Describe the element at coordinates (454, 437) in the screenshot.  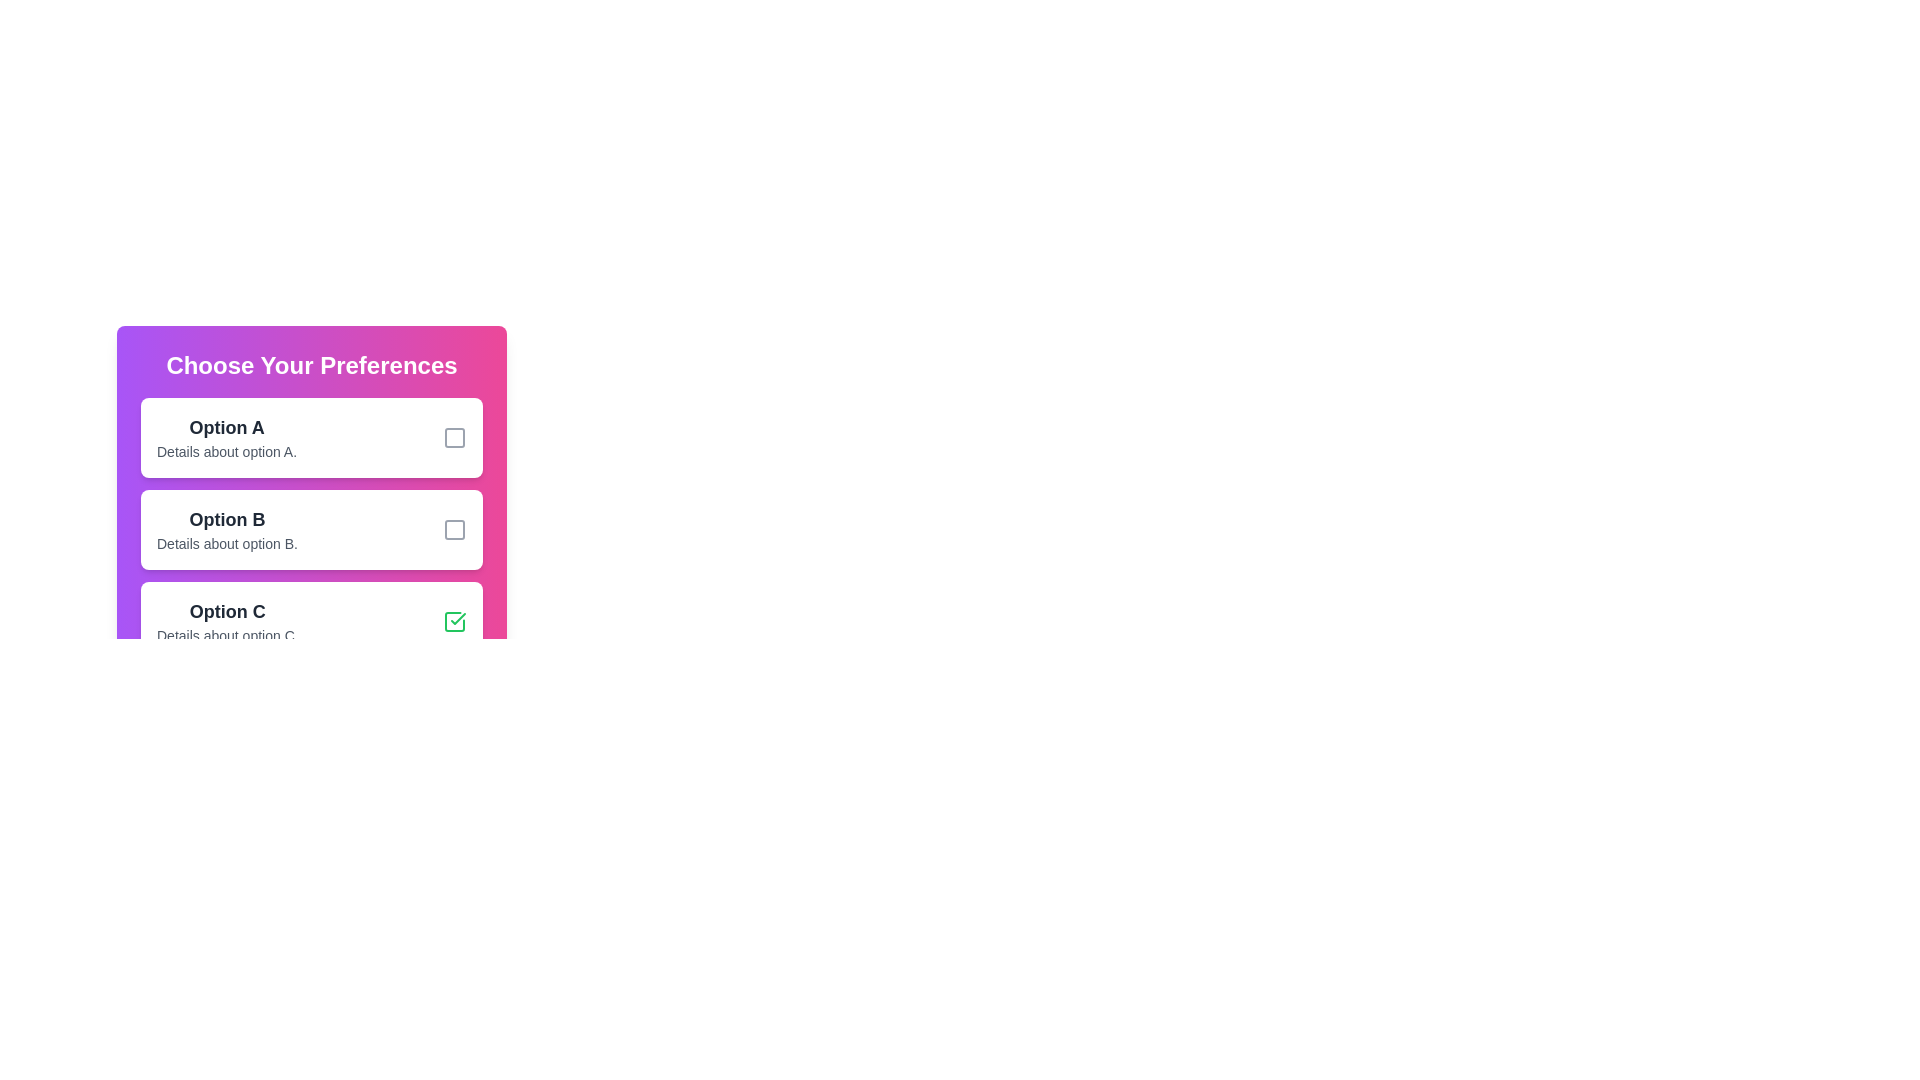
I see `the minimalistic gray square checkbox located to the right of the label 'Option A' for interaction feedback` at that location.